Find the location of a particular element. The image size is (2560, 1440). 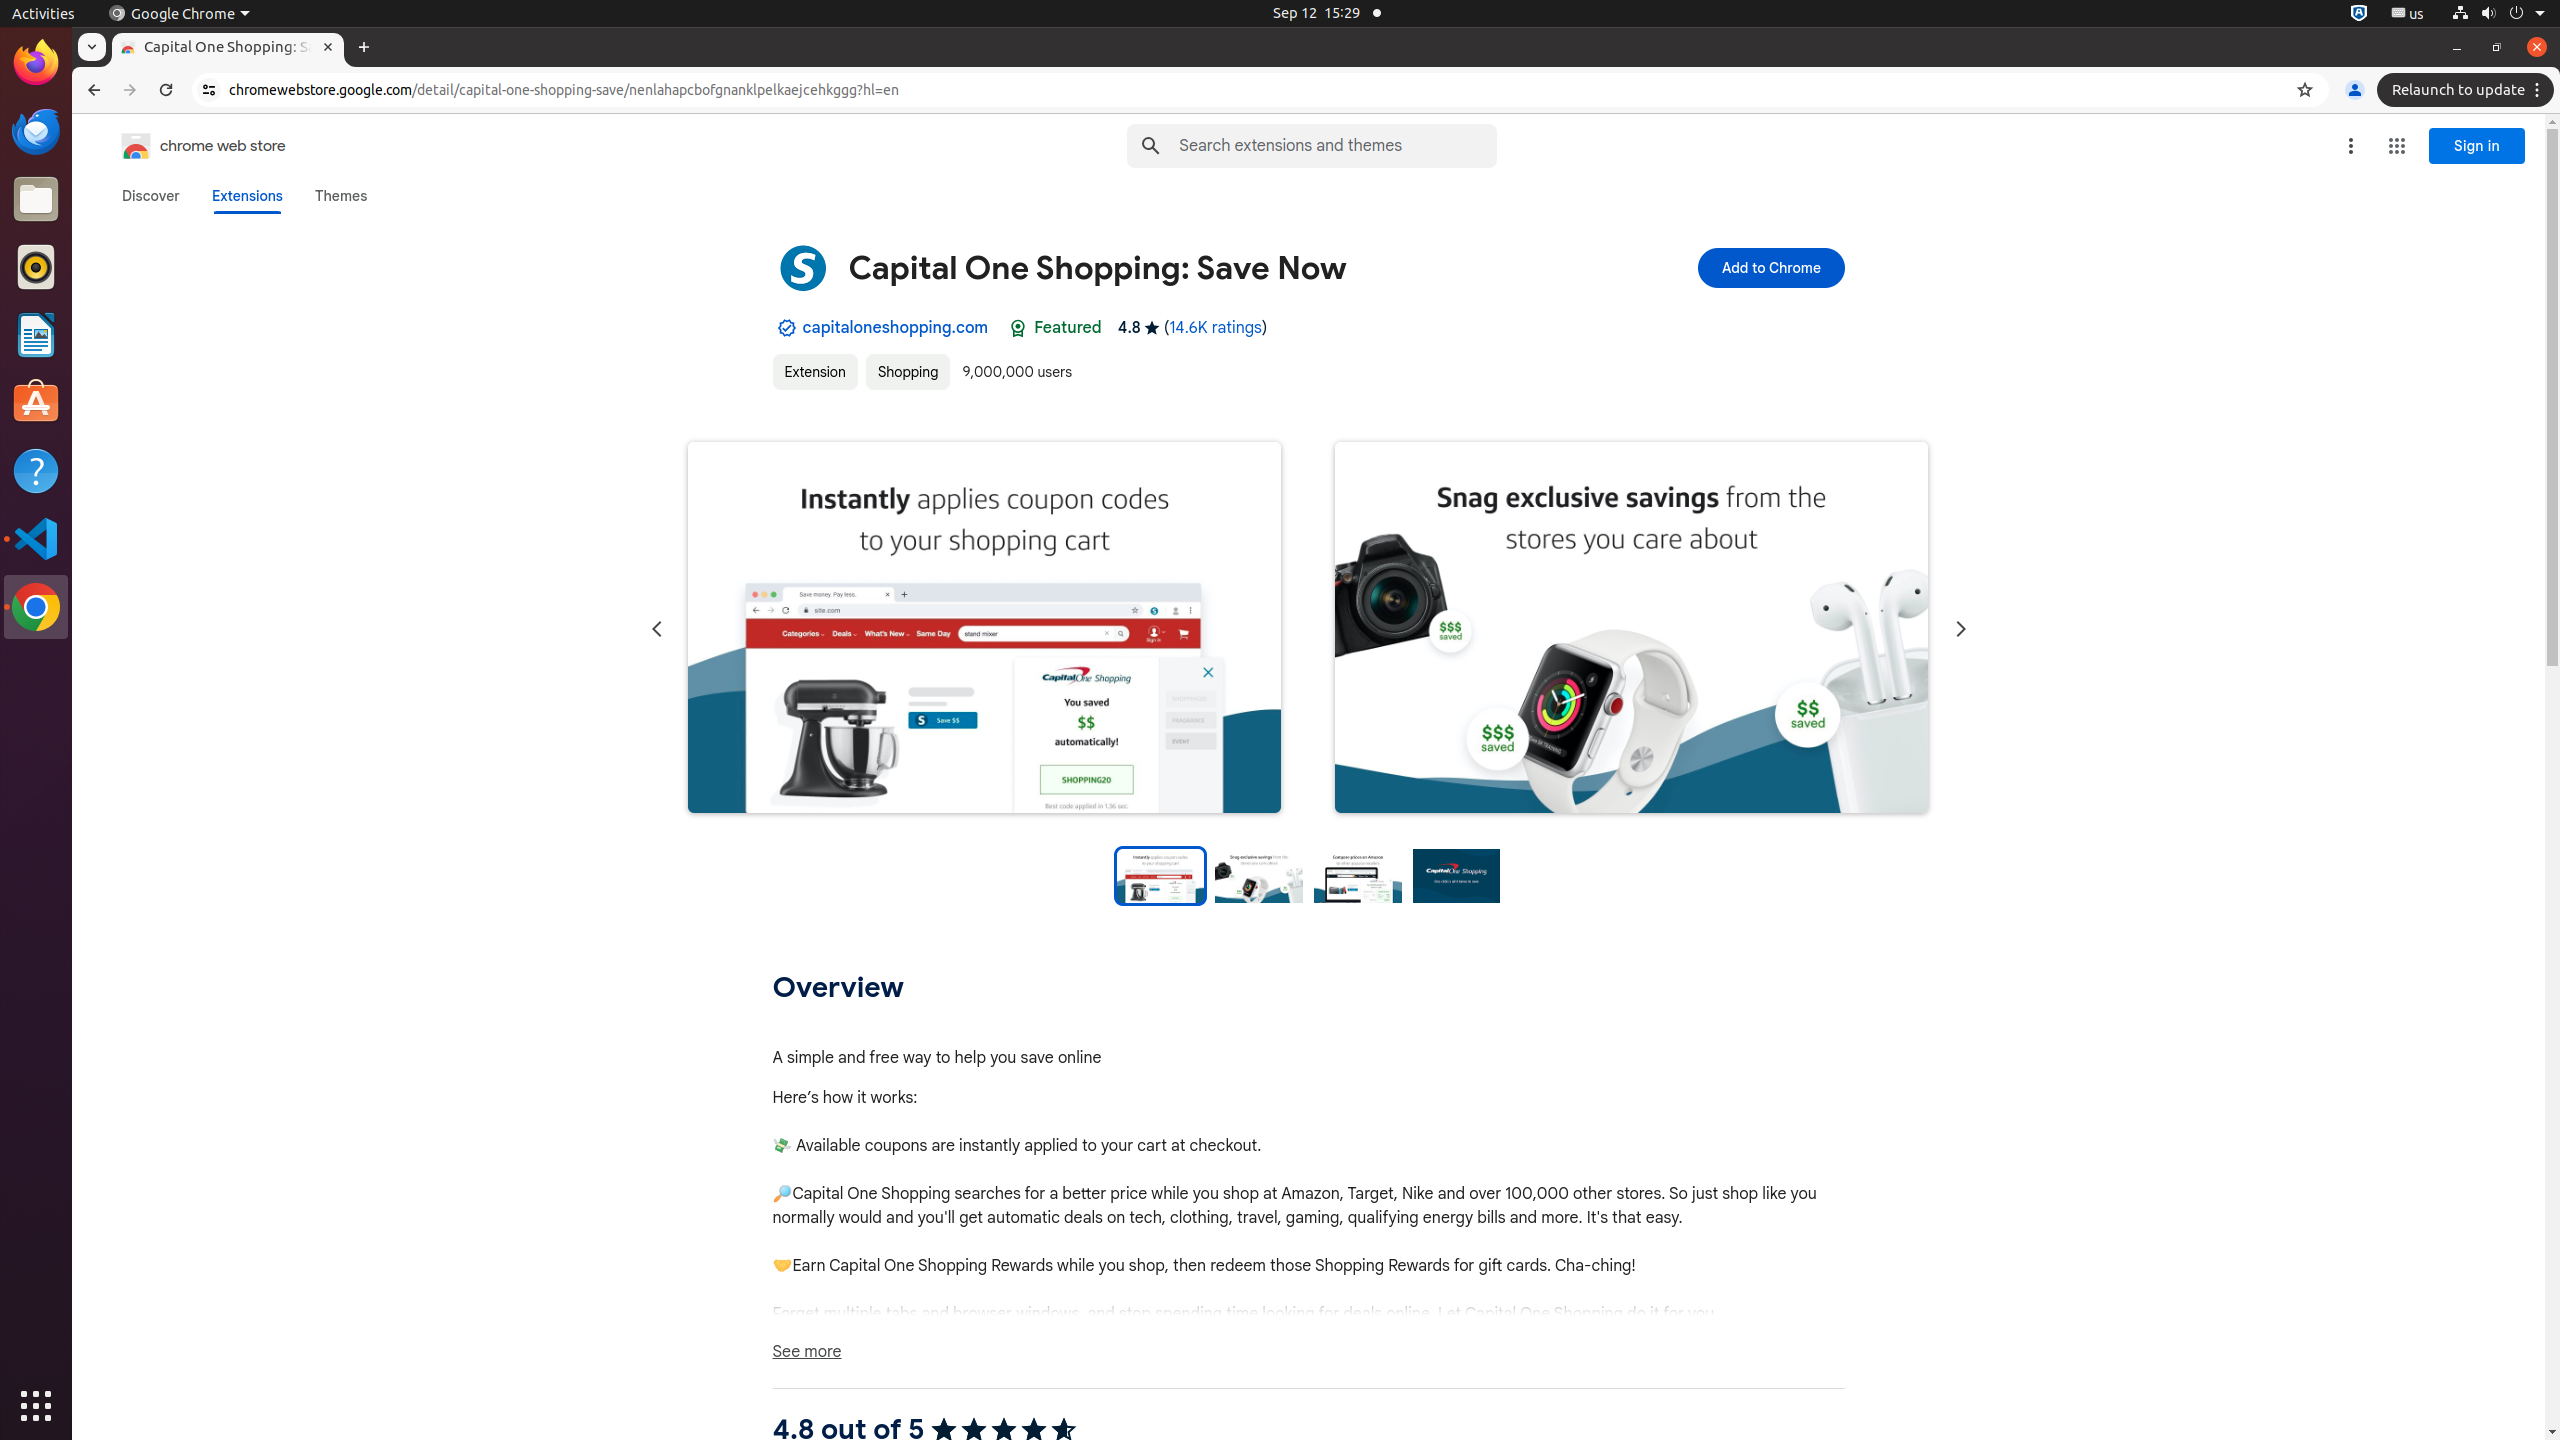

'Preview slide 4' is located at coordinates (1455, 874).